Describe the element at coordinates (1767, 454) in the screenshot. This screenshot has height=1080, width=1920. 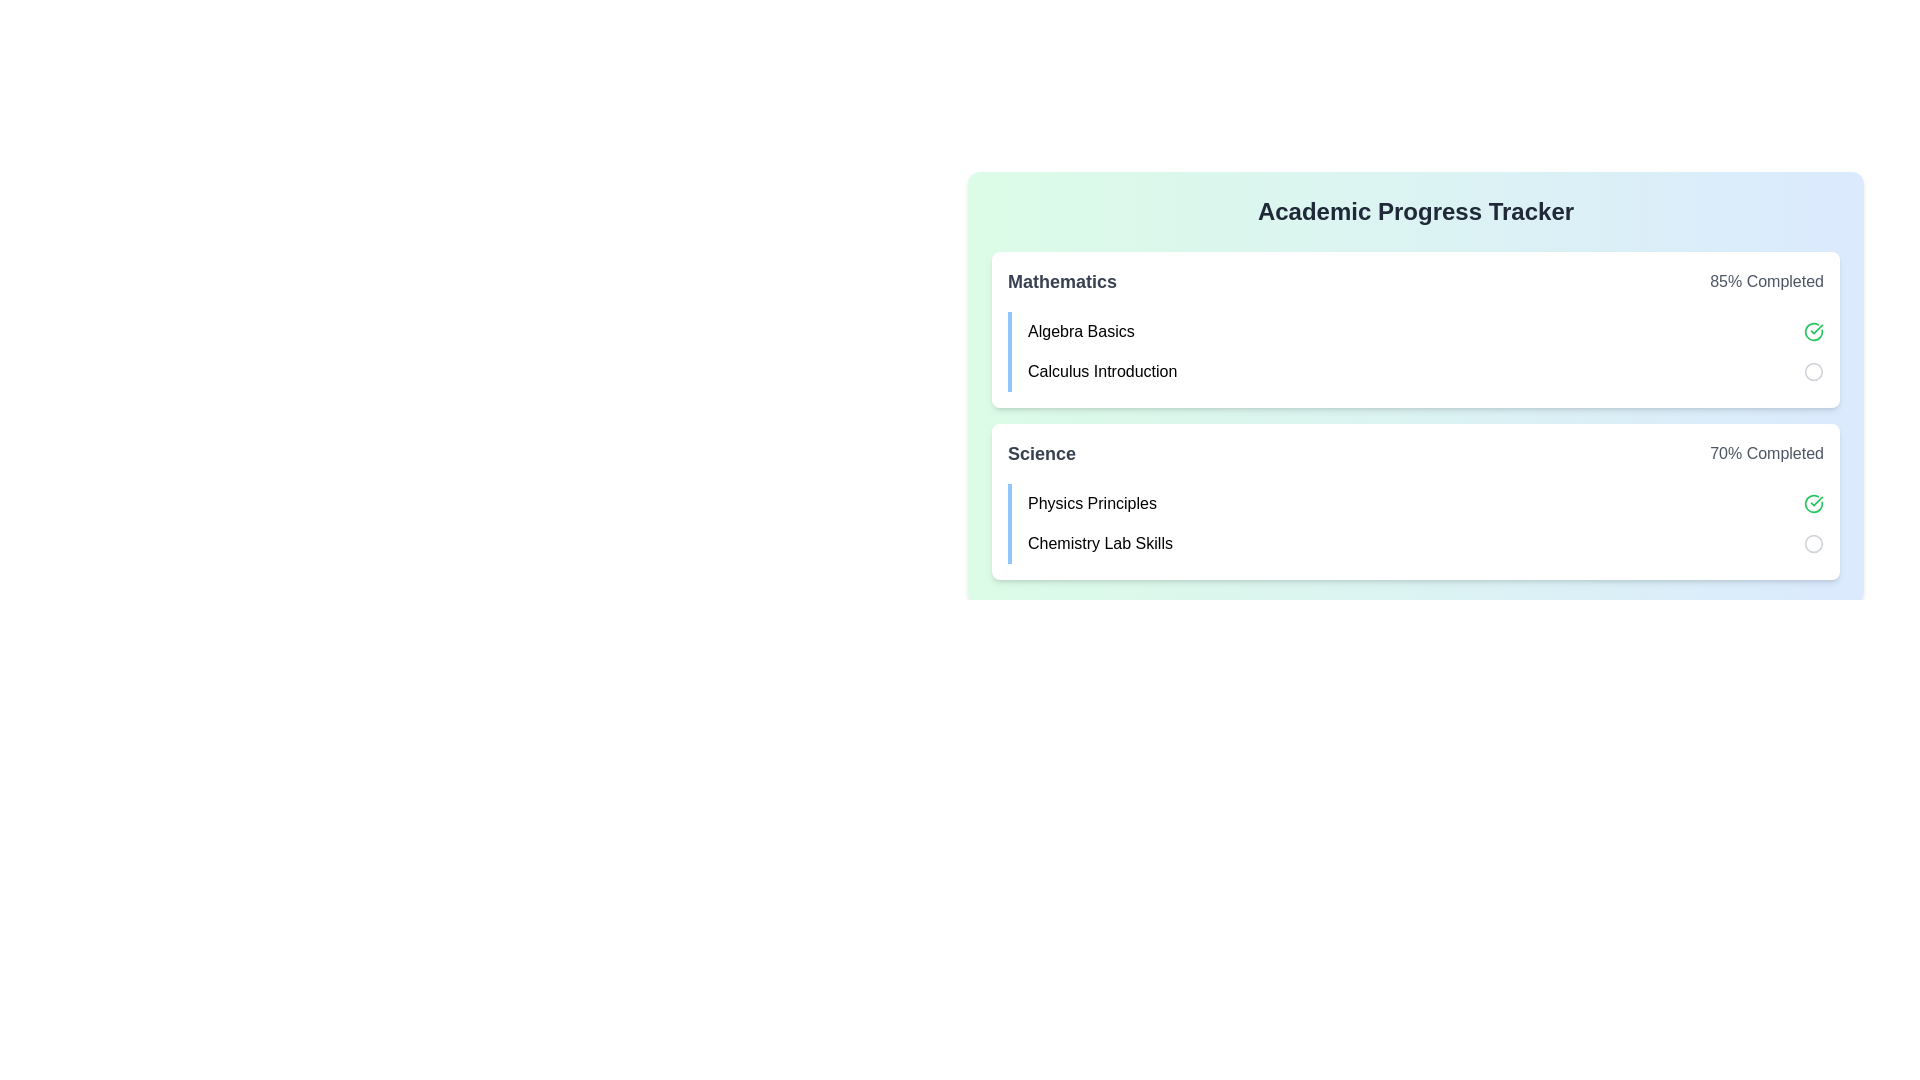
I see `the displayed percentage text '70% Completed' which is aligned to the right in a medium gray font, part of the section under the header 'Science'` at that location.